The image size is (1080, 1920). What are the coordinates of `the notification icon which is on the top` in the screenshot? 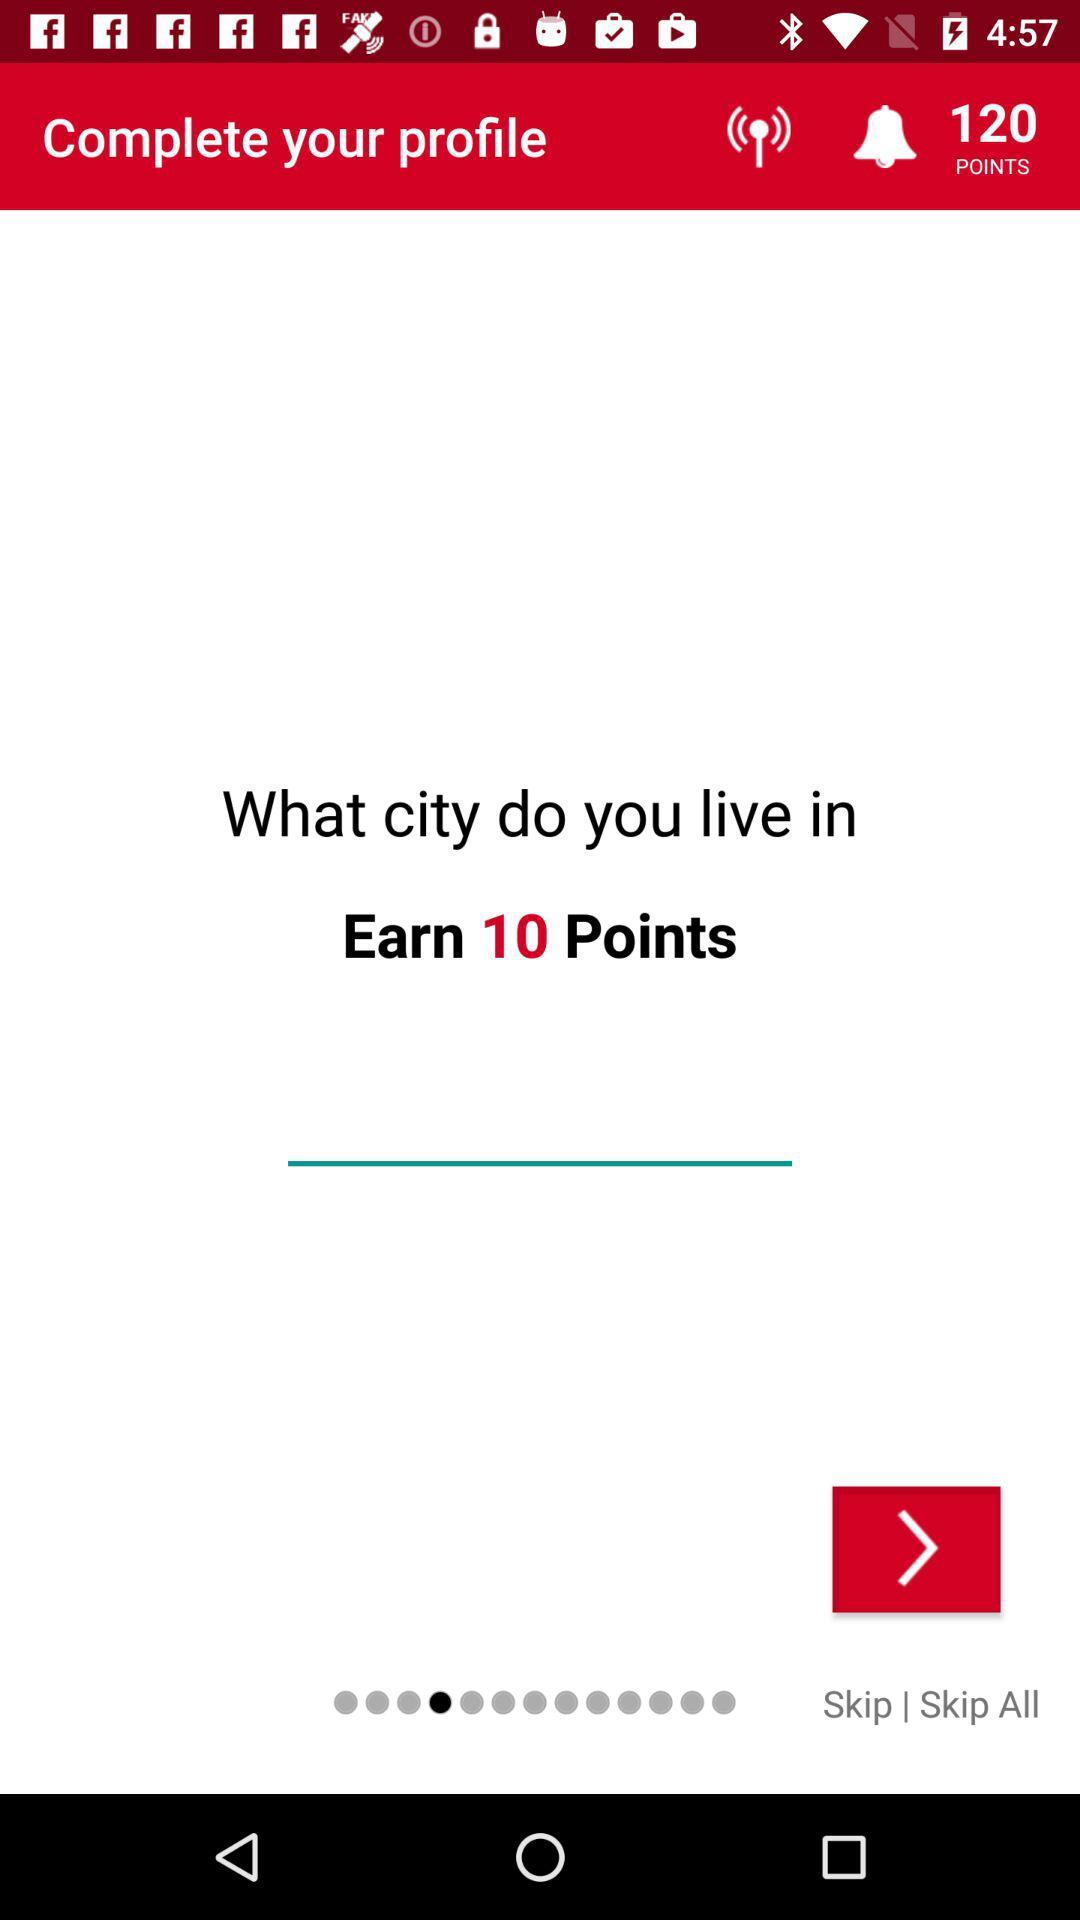 It's located at (884, 135).